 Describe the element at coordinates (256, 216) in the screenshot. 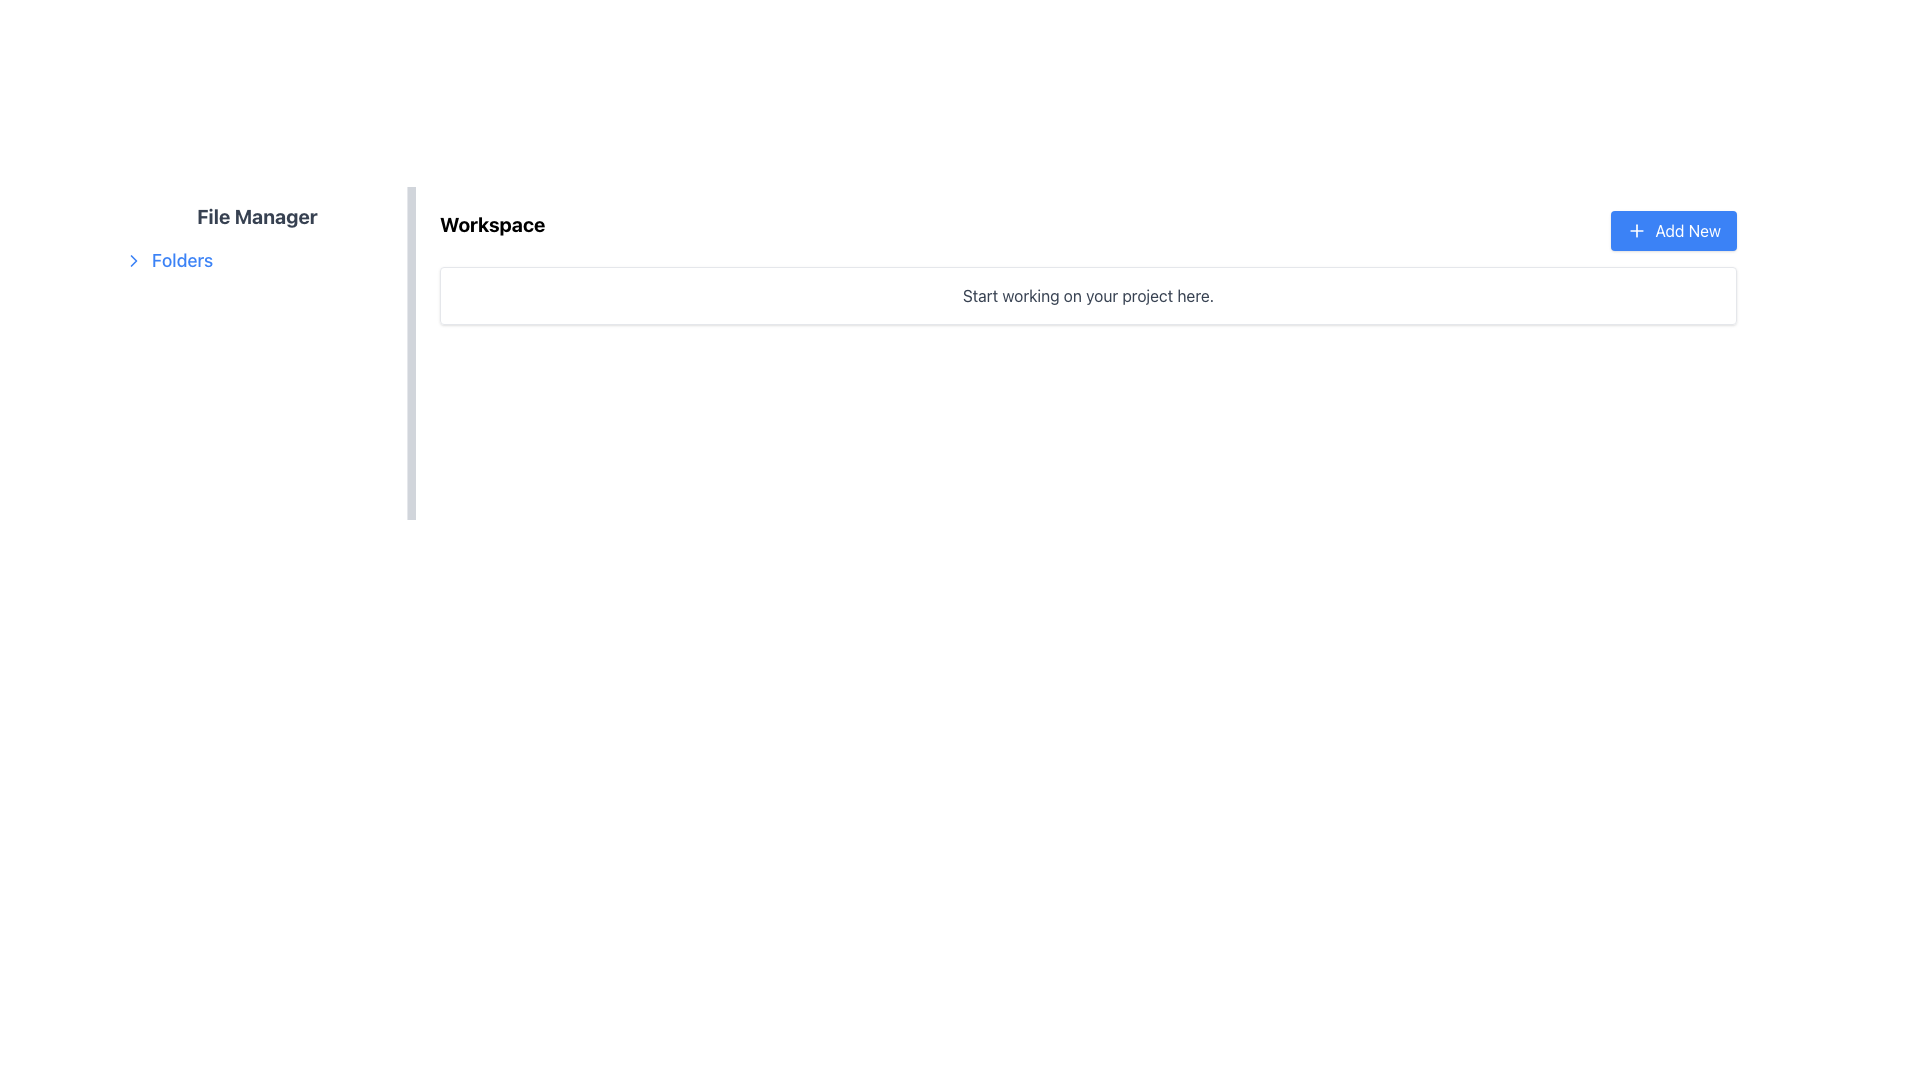

I see `the Text Label that serves as a header or title for the section, located in the top-left corner of the left-side navigation pane, above the 'Folders' elements` at that location.